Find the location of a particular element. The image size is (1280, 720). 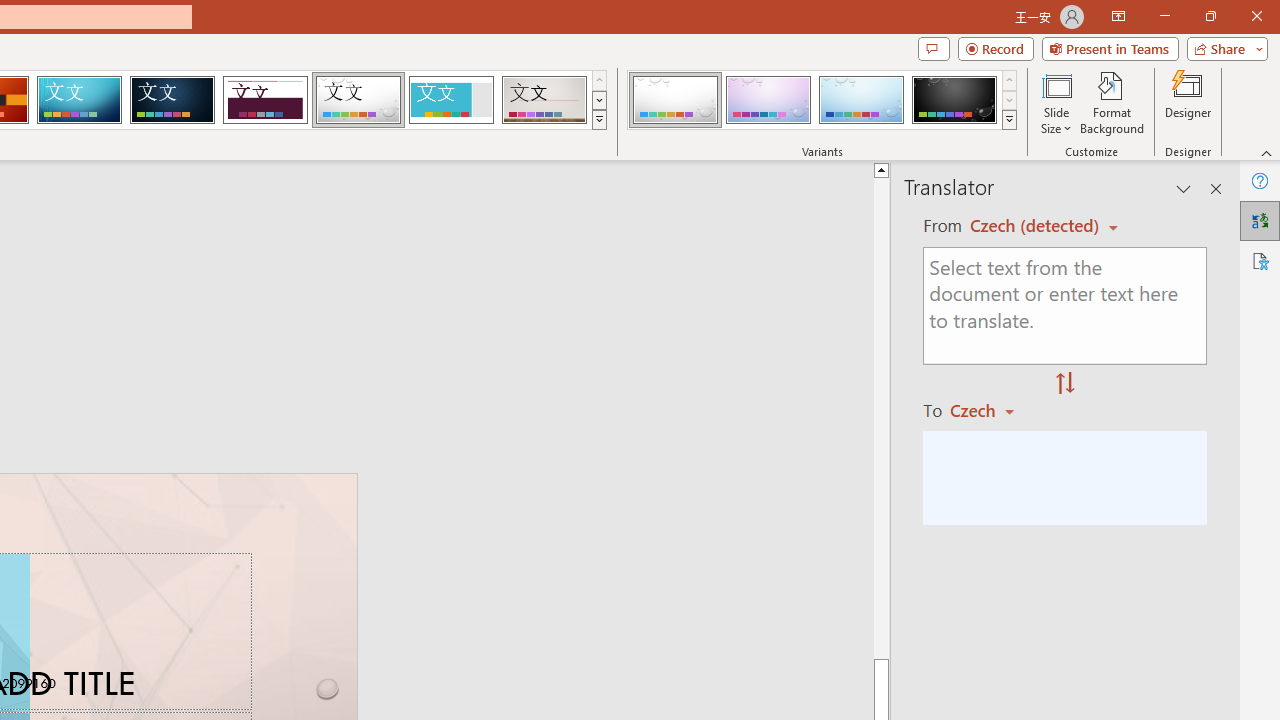

'Droplet Variant 4' is located at coordinates (953, 100).